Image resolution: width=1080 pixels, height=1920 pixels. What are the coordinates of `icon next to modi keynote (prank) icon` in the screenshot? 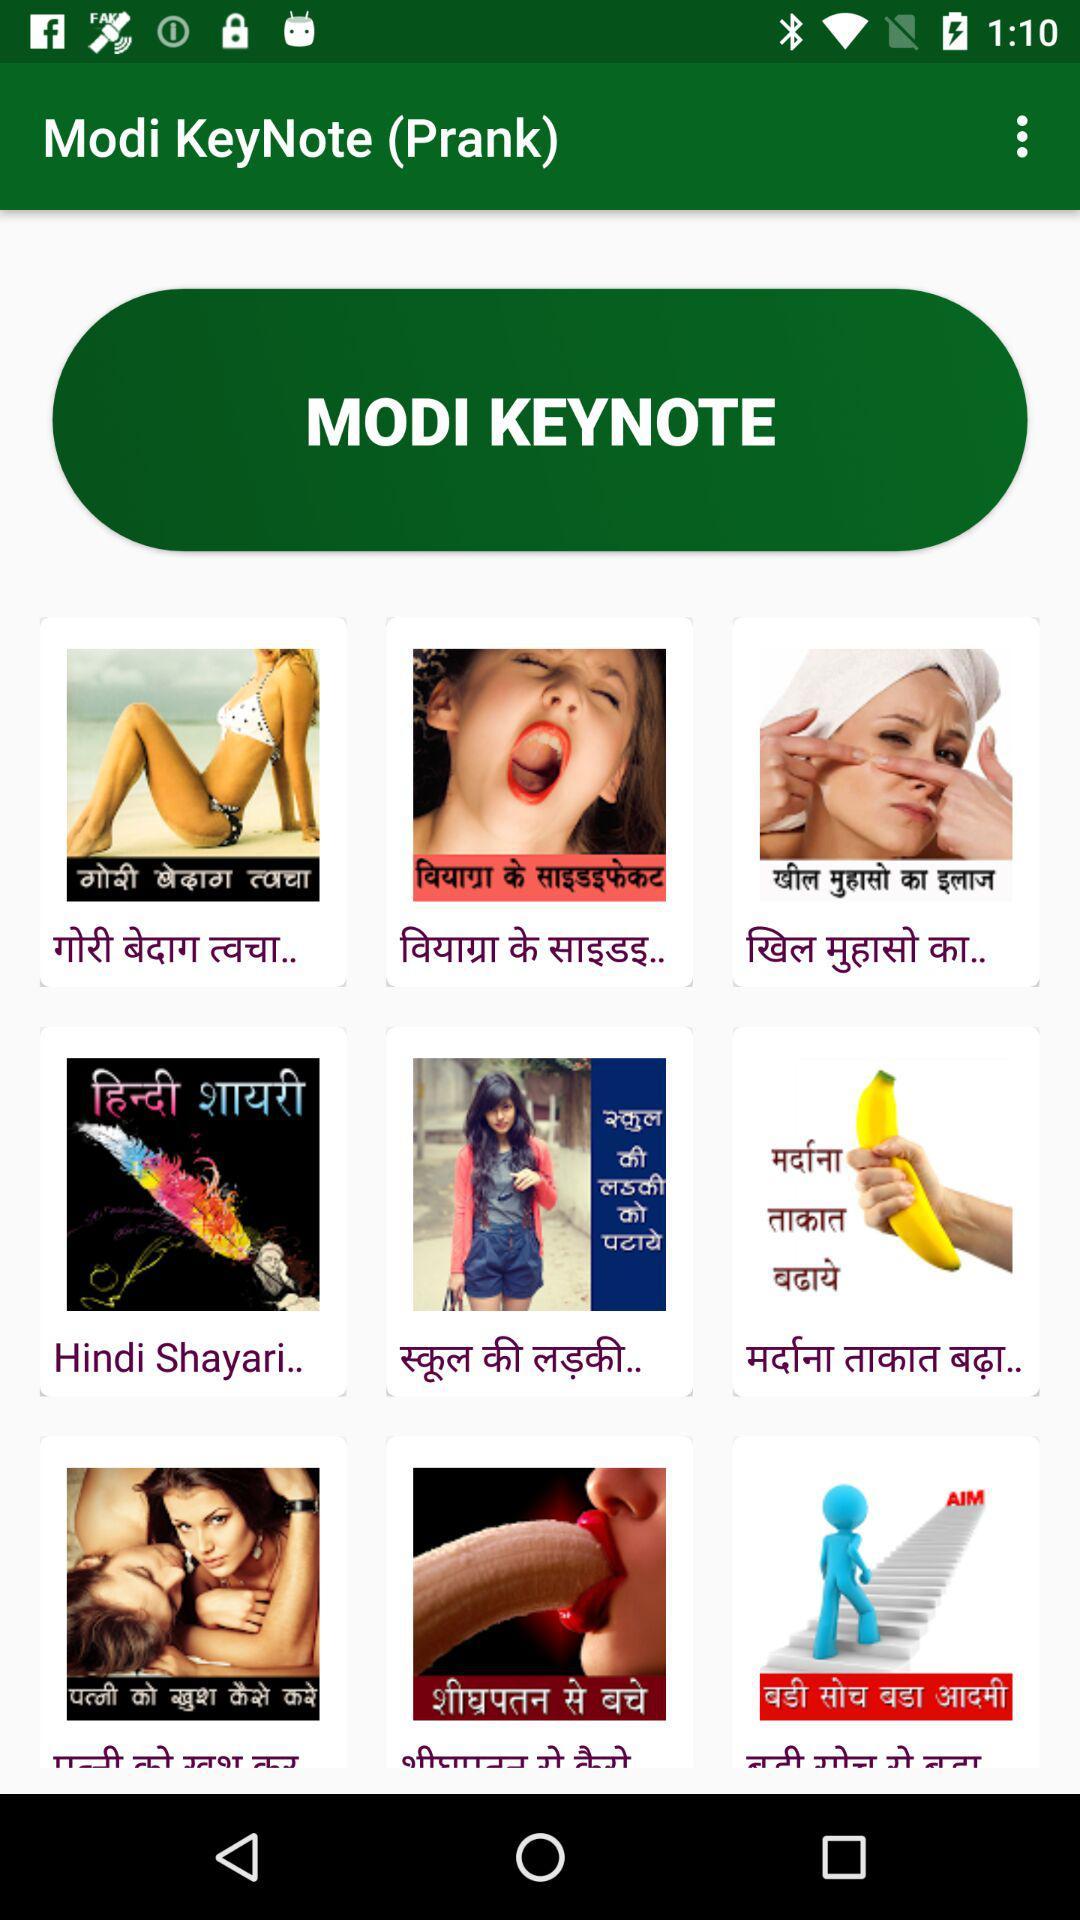 It's located at (1027, 135).